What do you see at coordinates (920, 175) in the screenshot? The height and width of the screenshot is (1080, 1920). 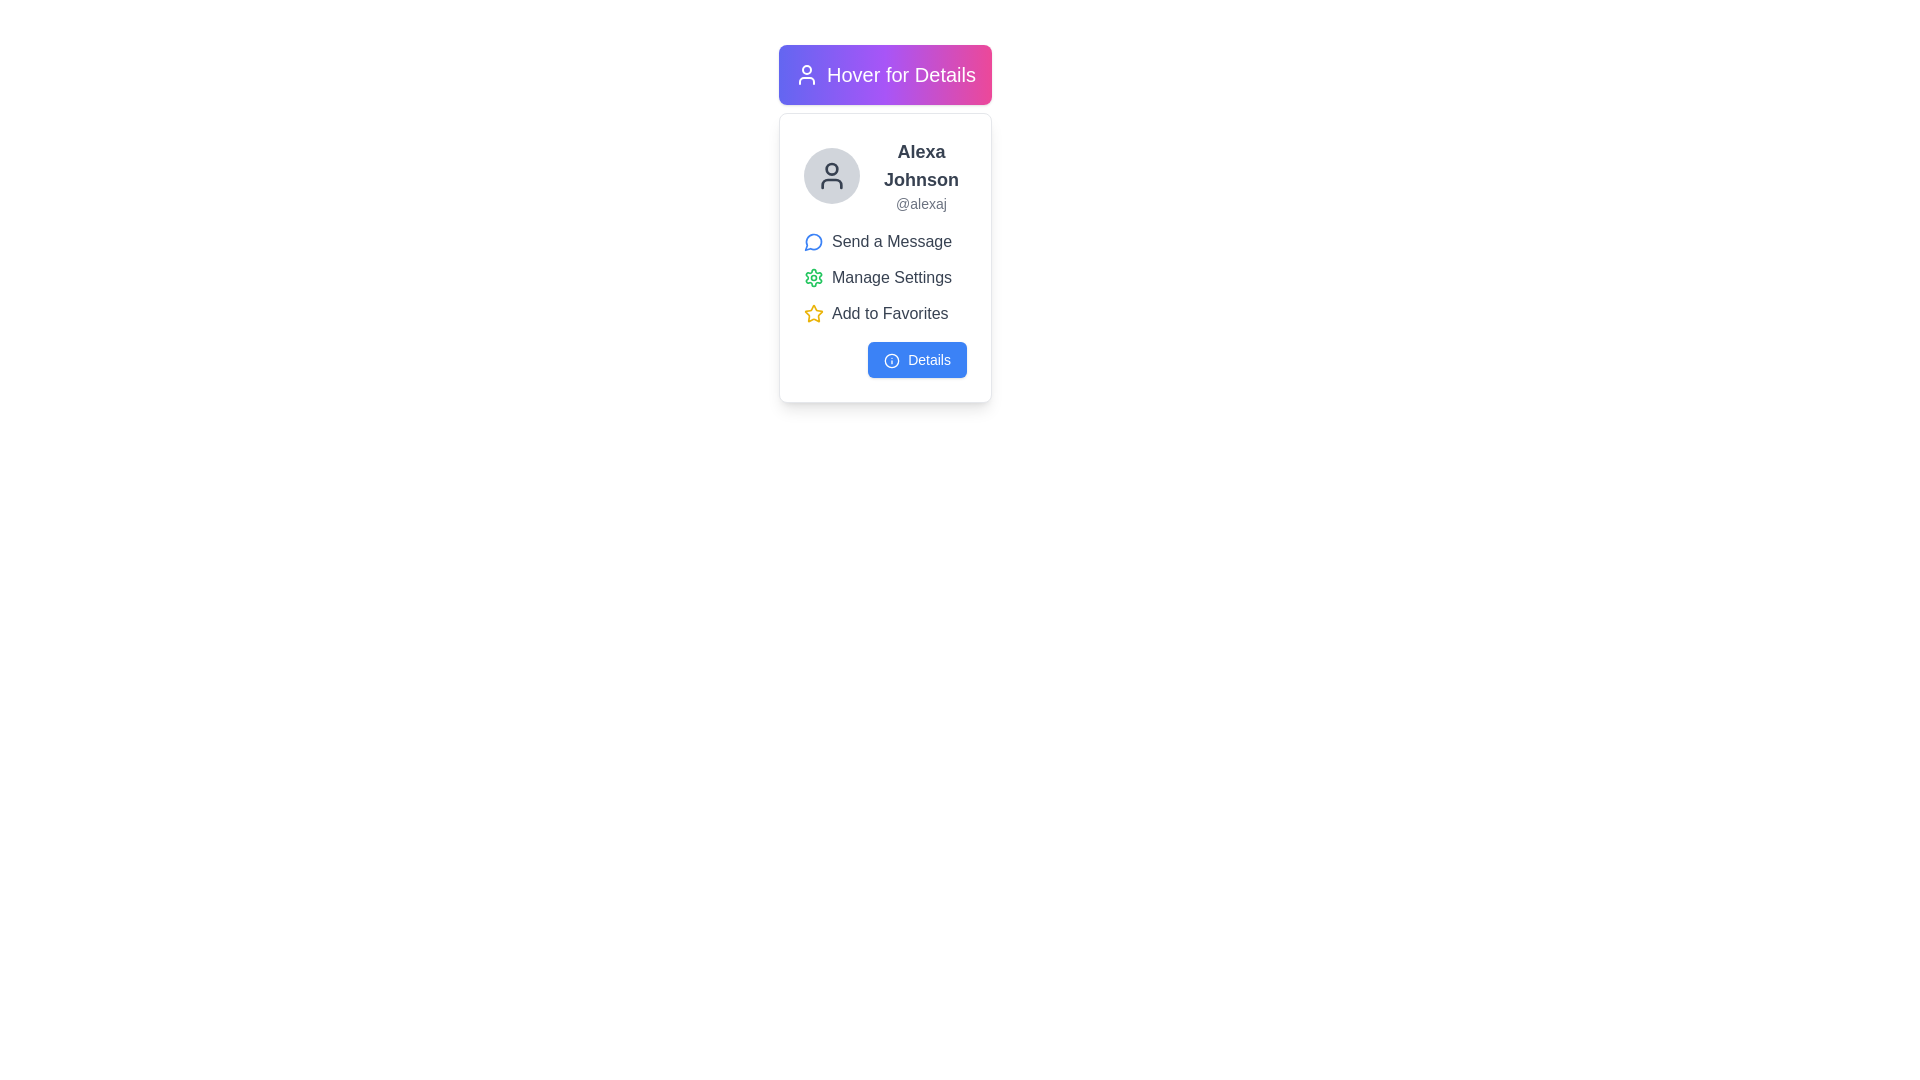 I see `the text display that shows the user identifier, located to the right of the circular profile icon in the card layout` at bounding box center [920, 175].